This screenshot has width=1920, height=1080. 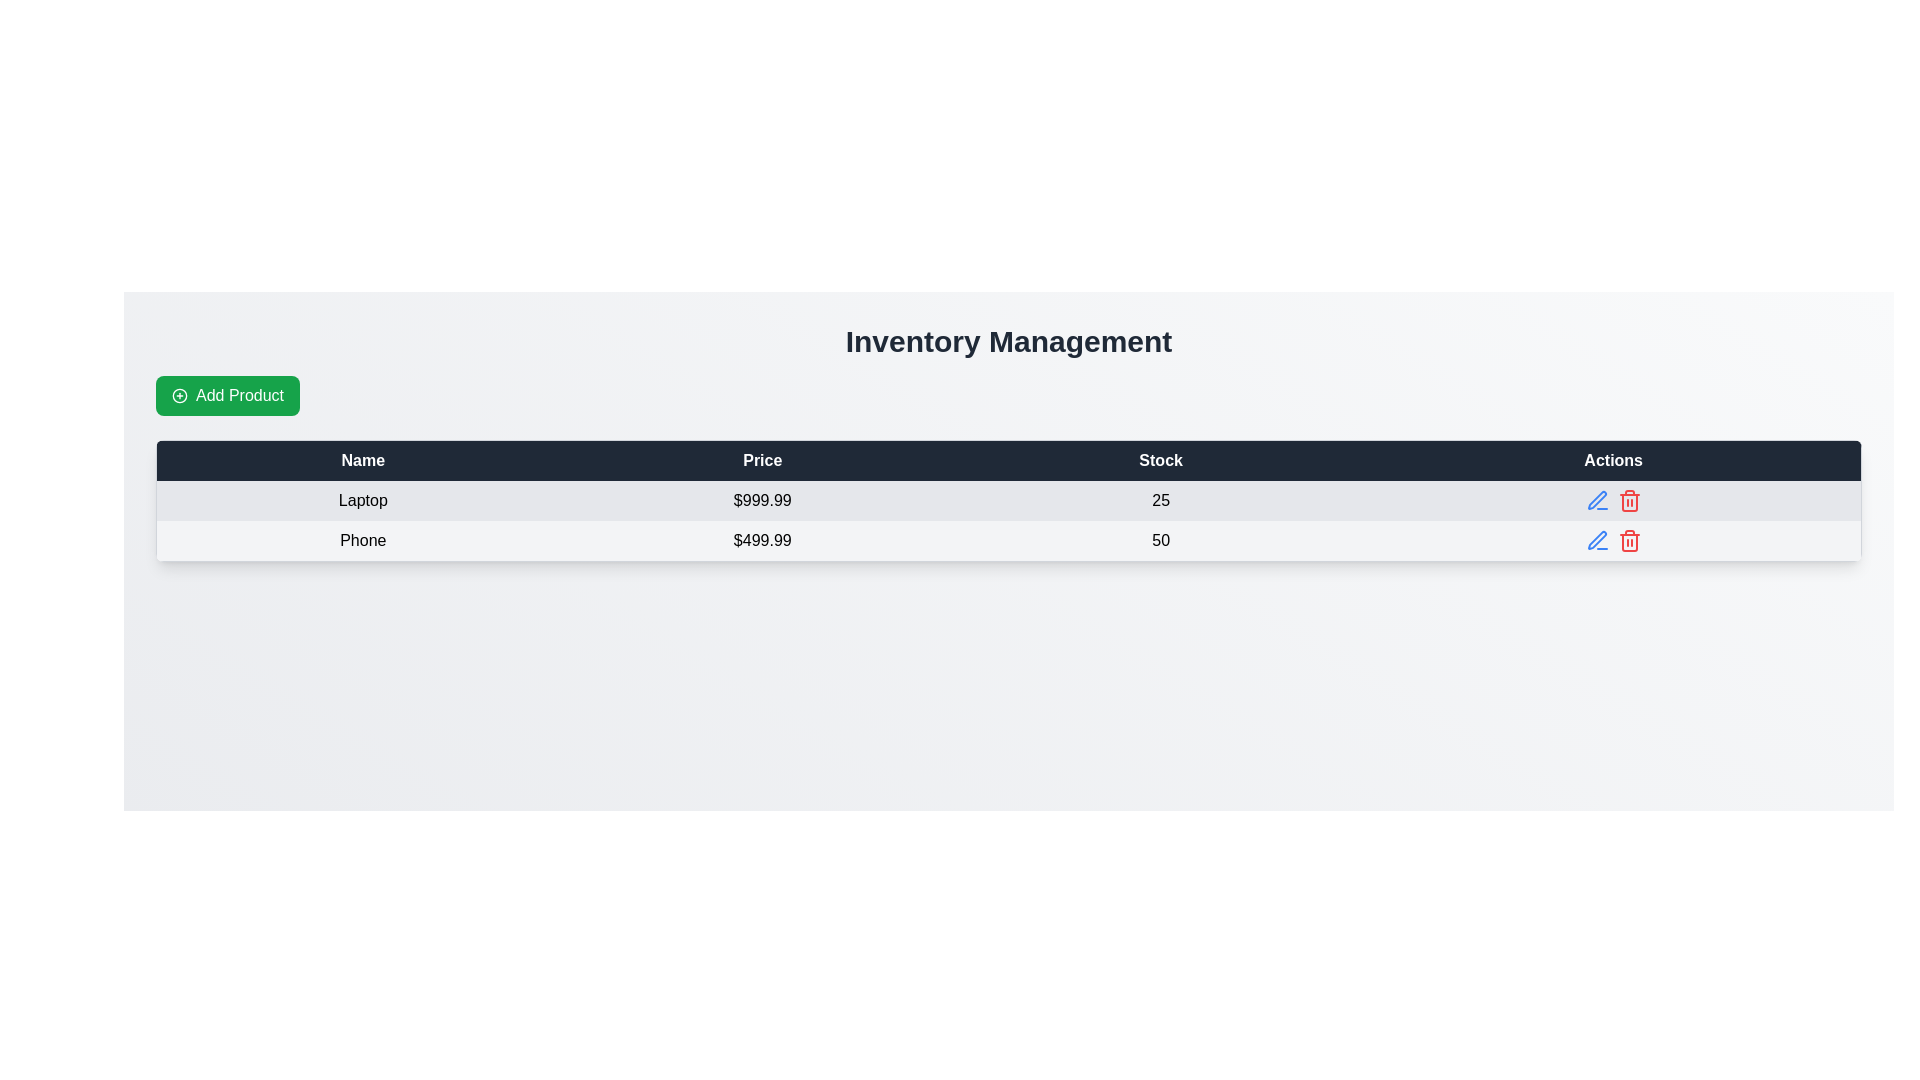 I want to click on the pen-like icon in the second row of the 'Actions' column of the table corresponding to the item labeled 'Phone', so click(x=1596, y=499).